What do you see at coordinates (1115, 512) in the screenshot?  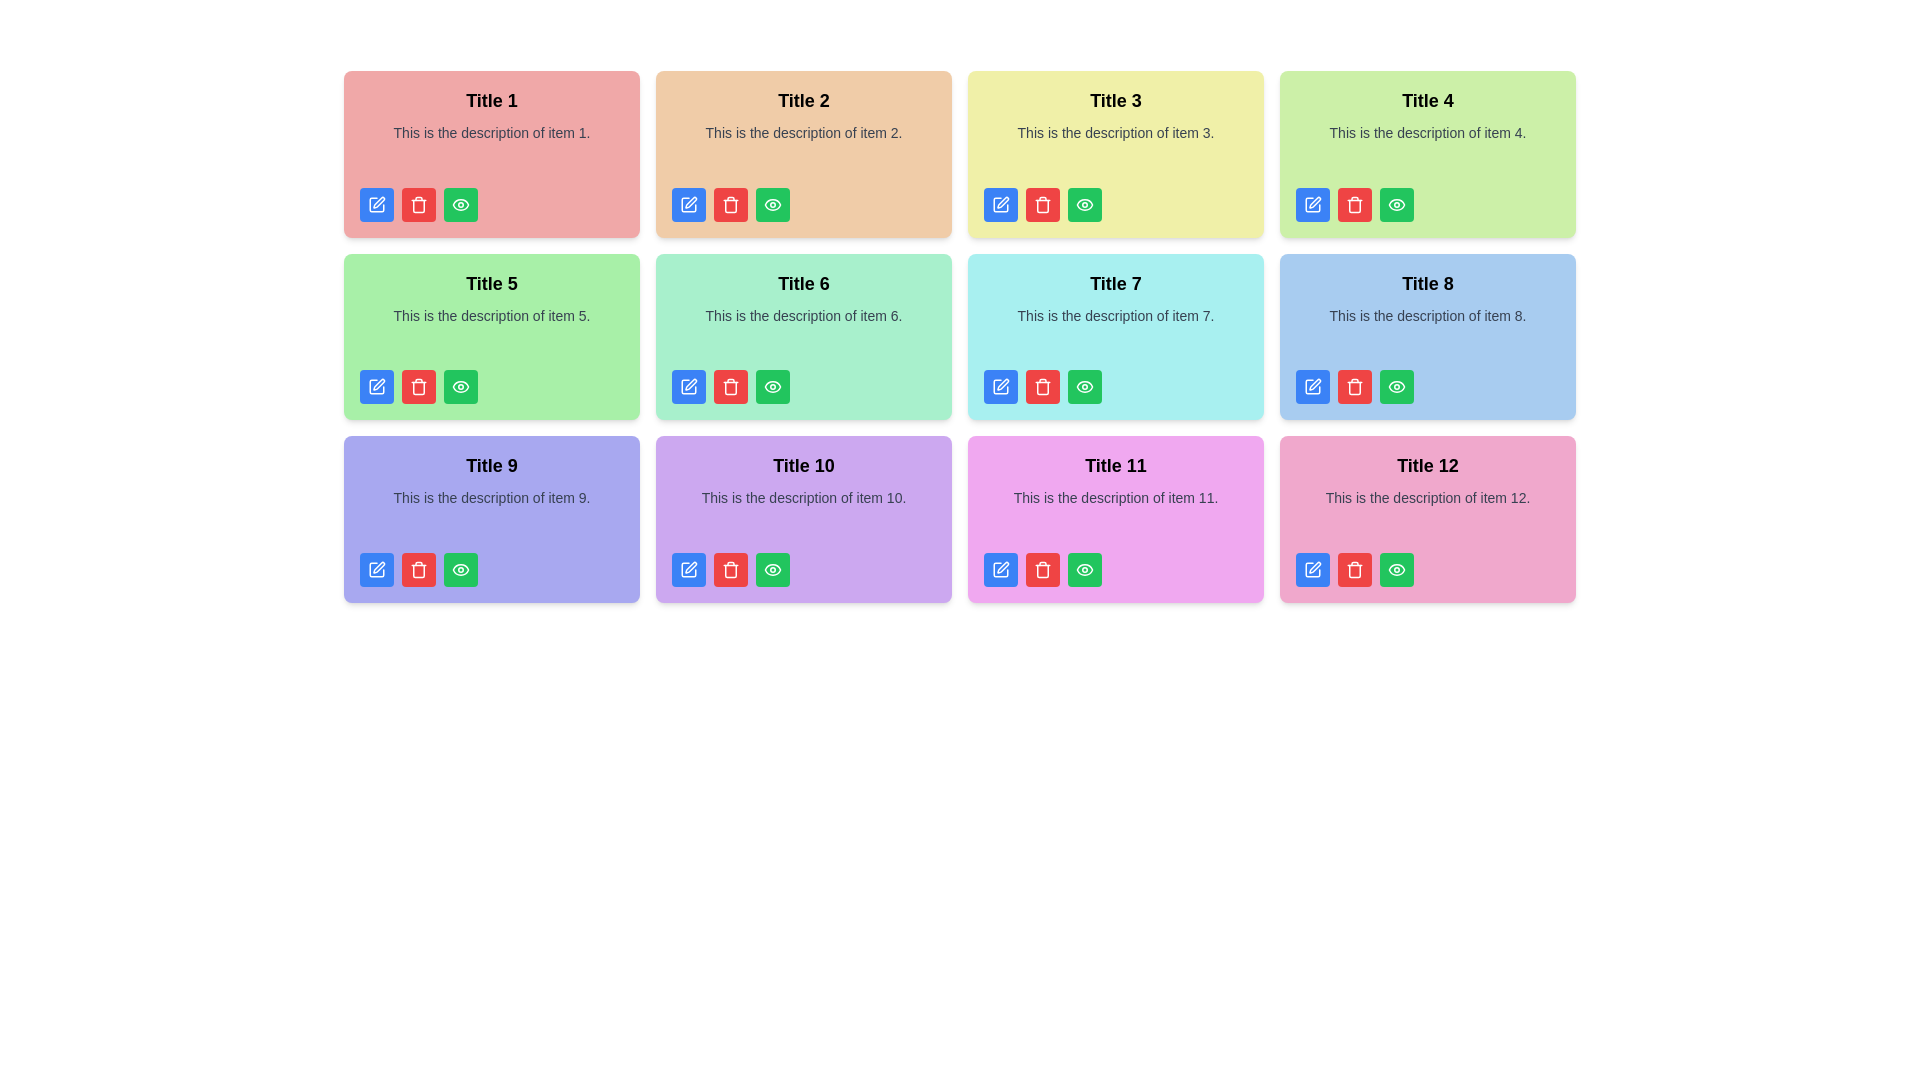 I see `the text label that contains the description 'This is the description of item 11.' which is positioned below the title 'Title 11' in a purple box` at bounding box center [1115, 512].